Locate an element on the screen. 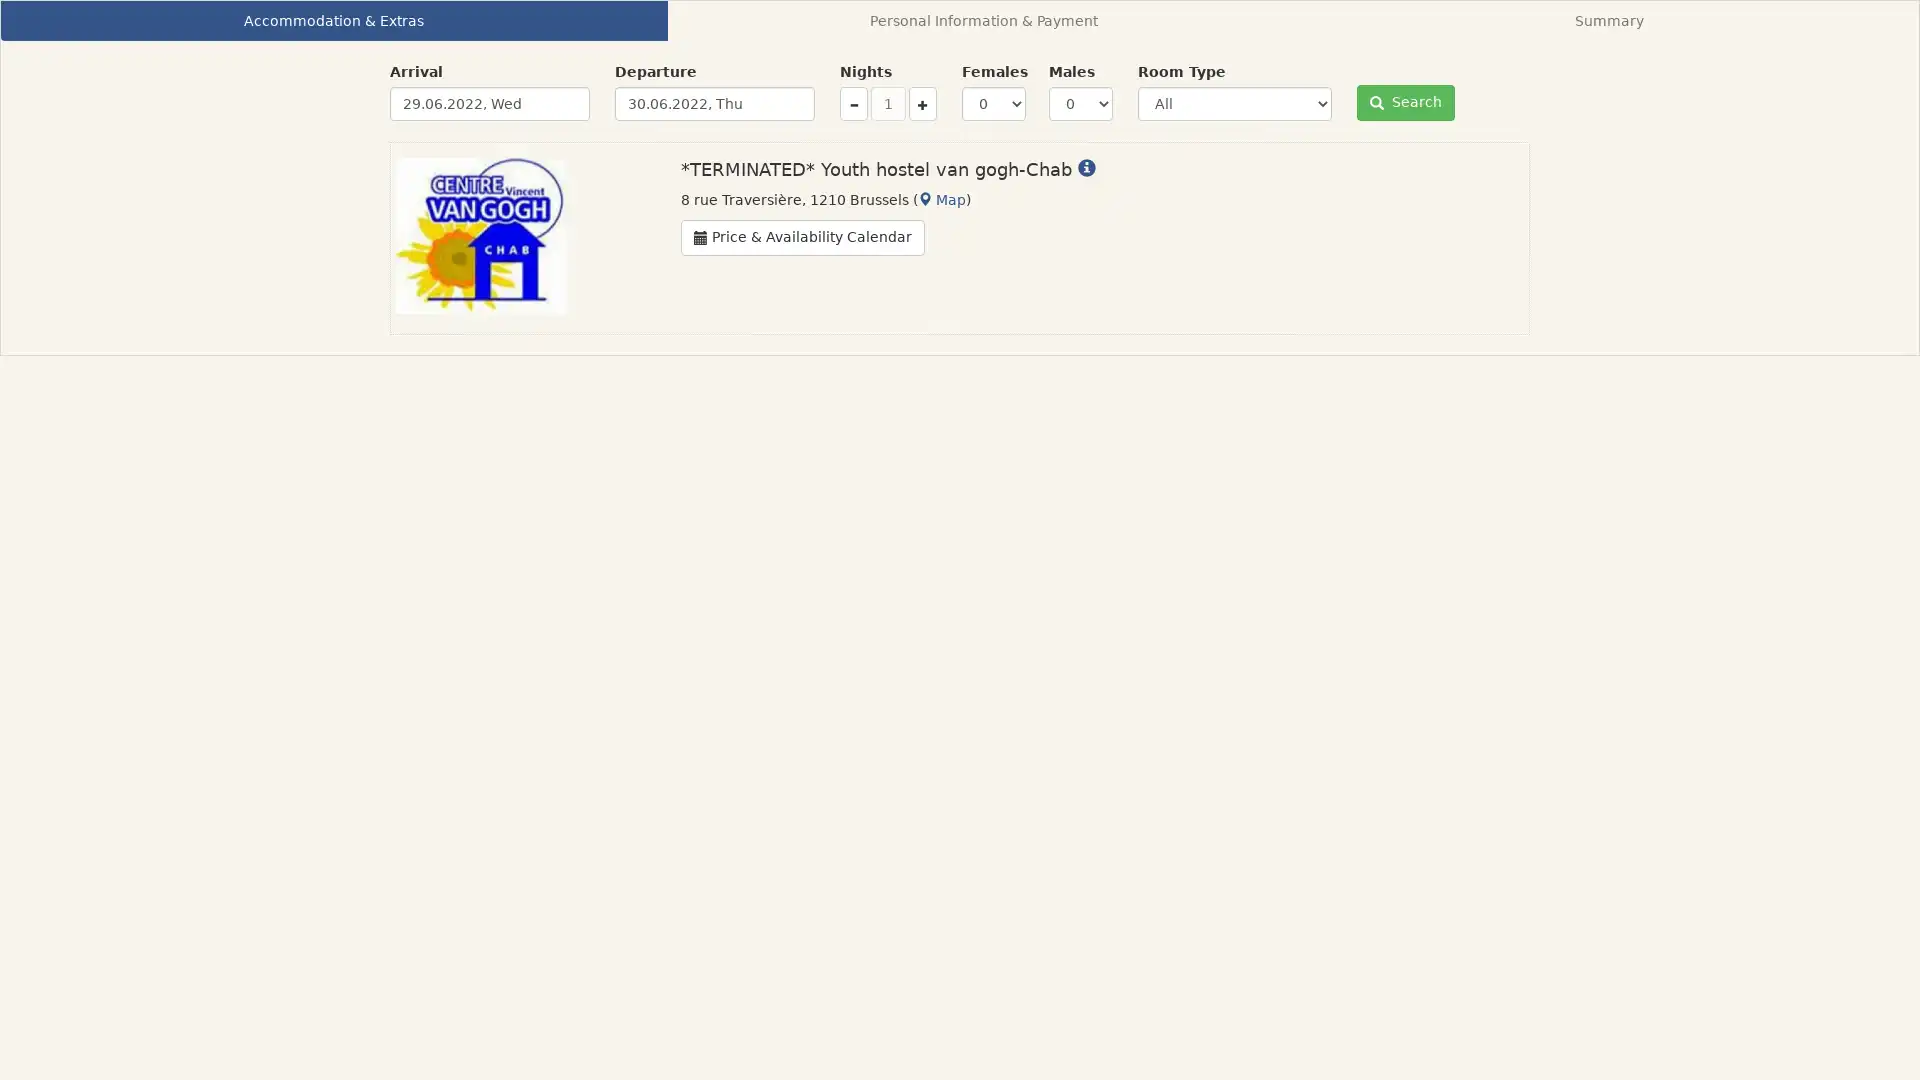 This screenshot has height=1080, width=1920. Search is located at coordinates (1405, 103).